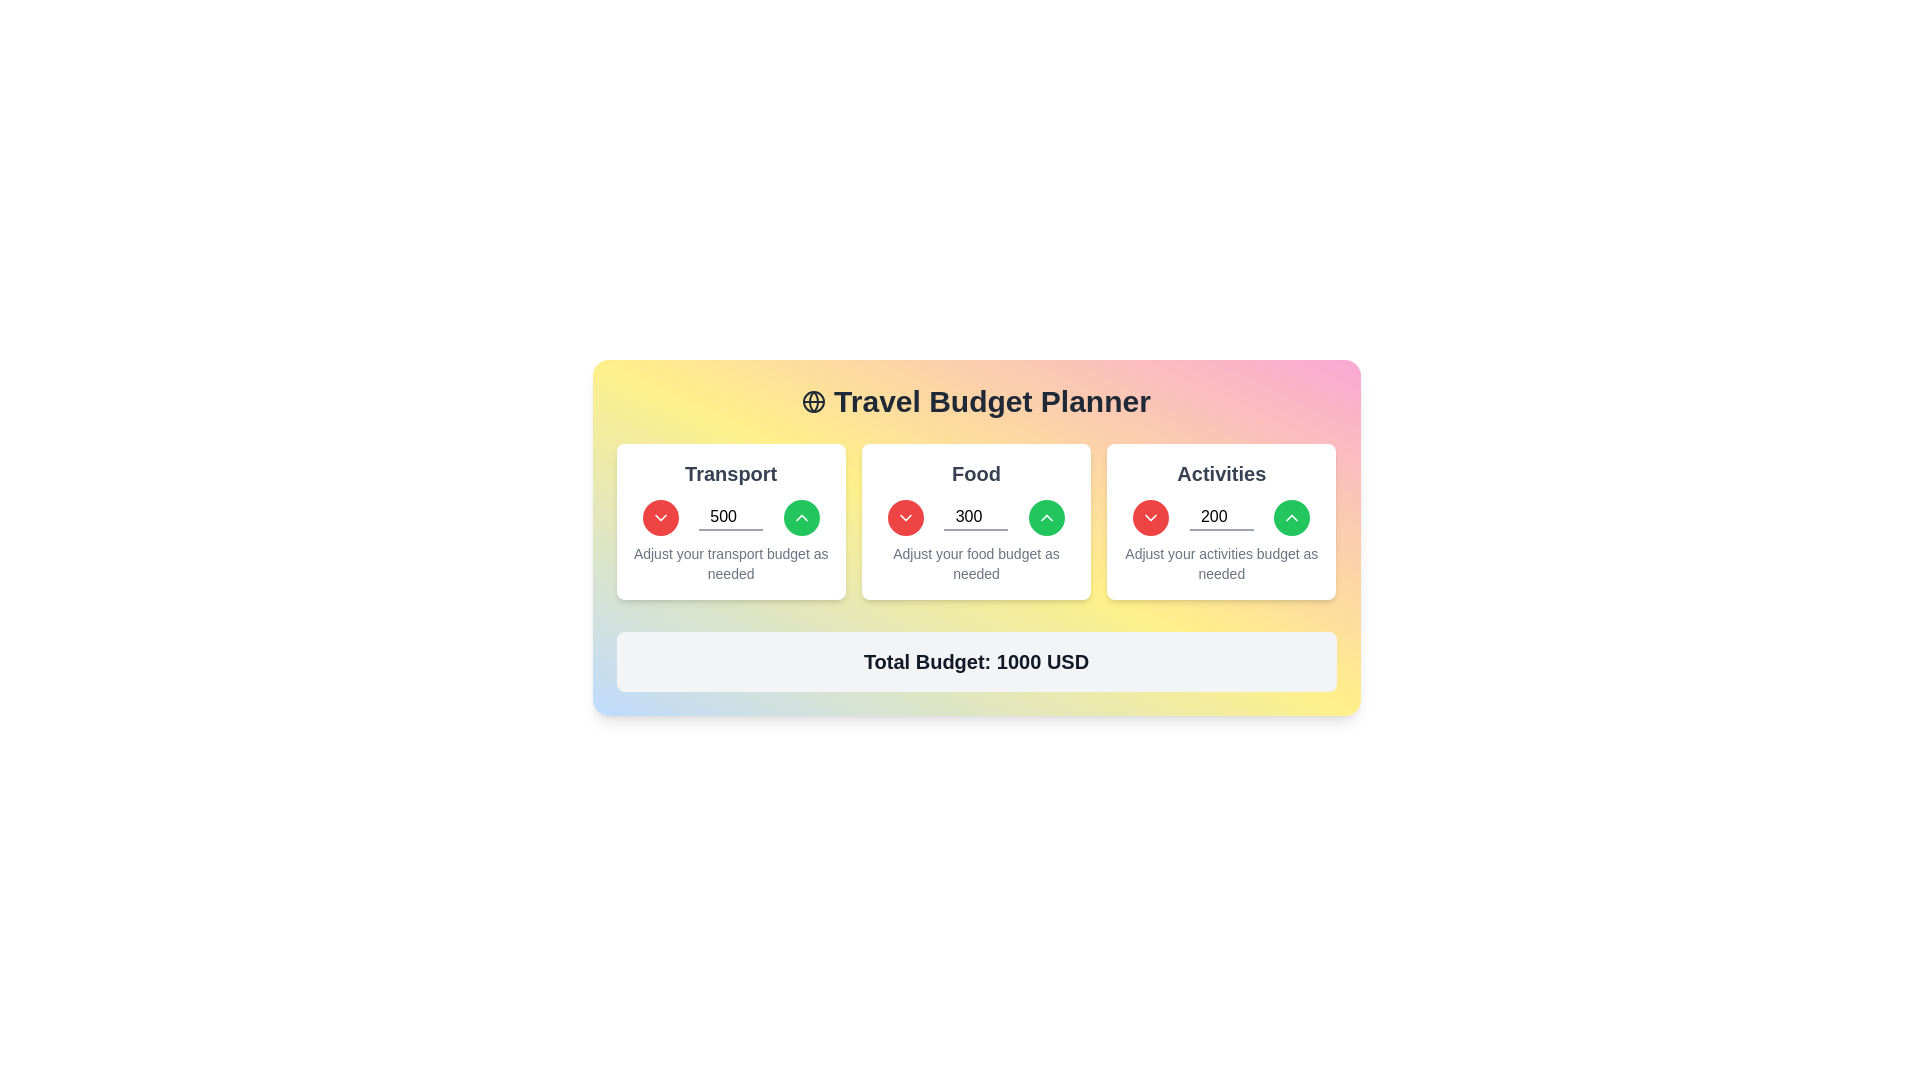  Describe the element at coordinates (1292, 516) in the screenshot. I see `the green circular button with an upward arrow icon located in the 'Activities' section, positioned to the right of the numeric input displaying '200'` at that location.